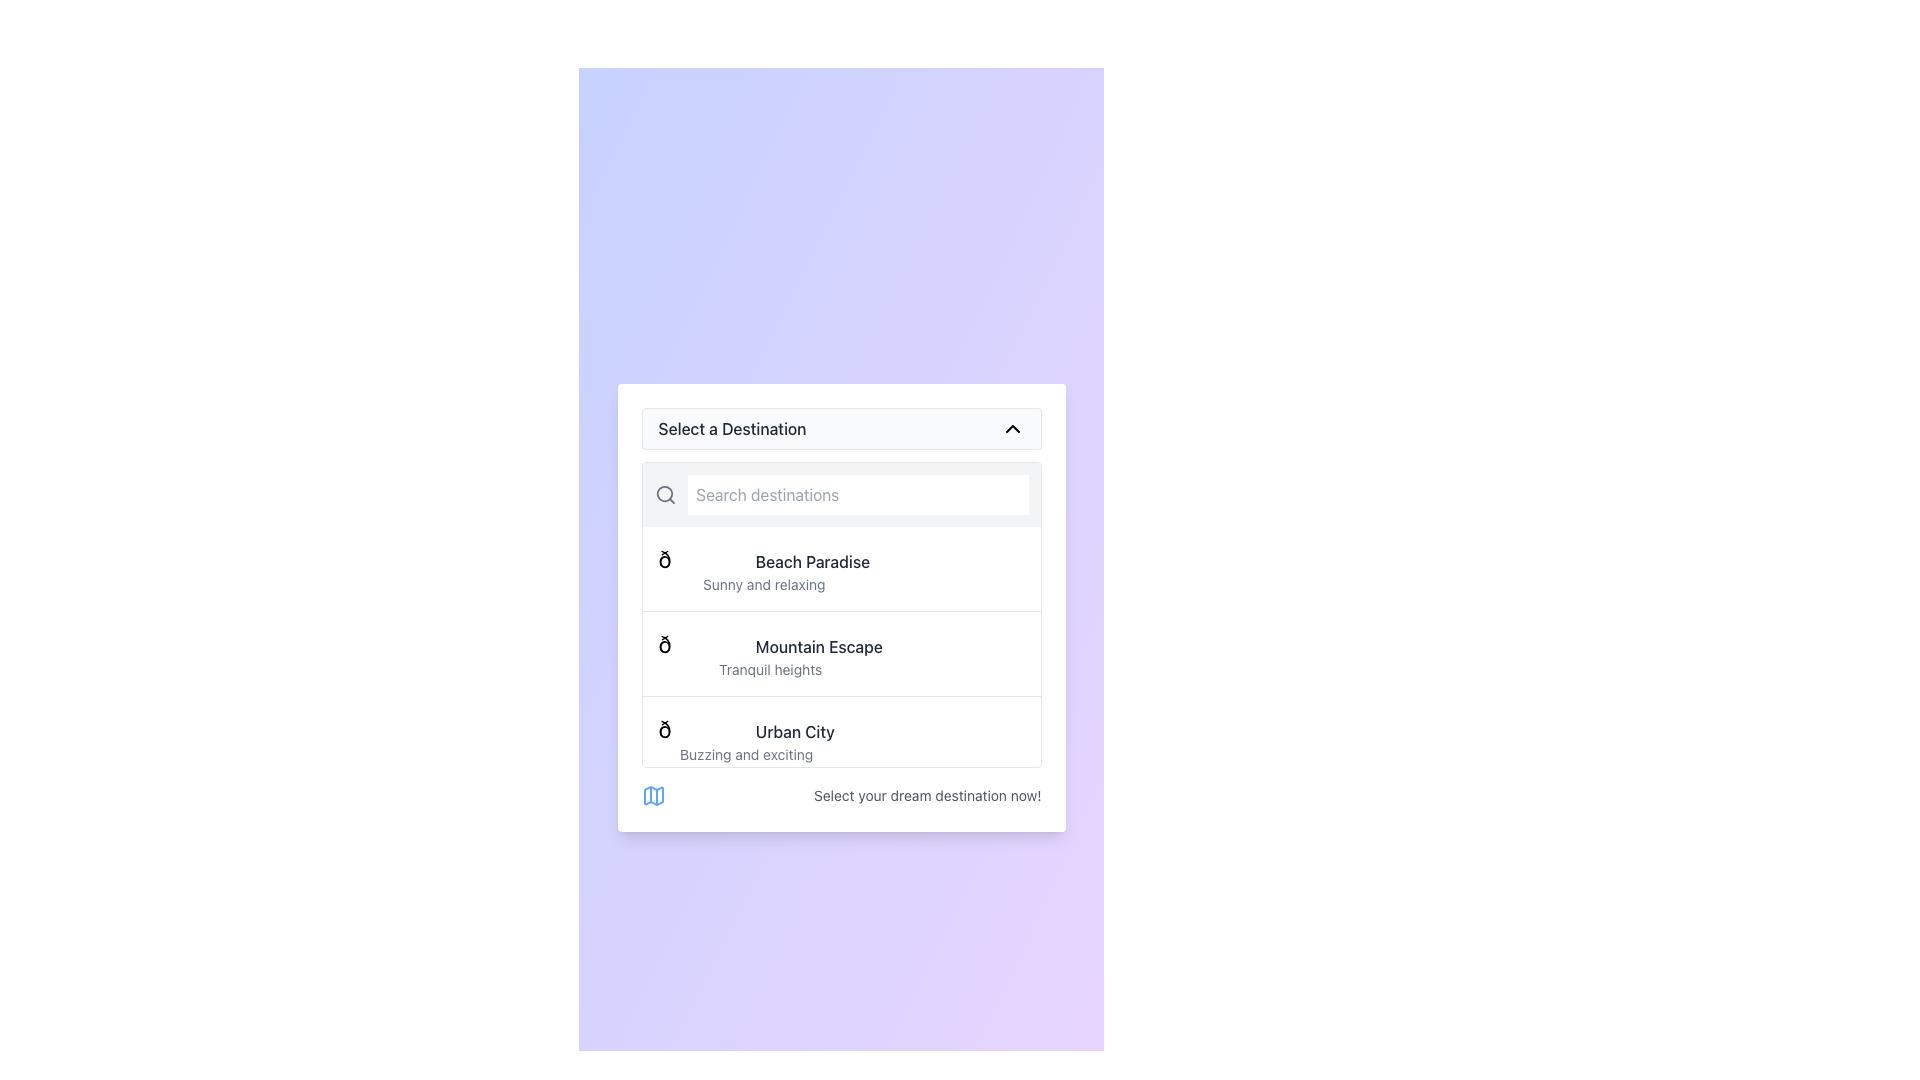 This screenshot has width=1920, height=1080. Describe the element at coordinates (769, 654) in the screenshot. I see `the list item with the text 'Mountain Escape' and the mountain icon` at that location.